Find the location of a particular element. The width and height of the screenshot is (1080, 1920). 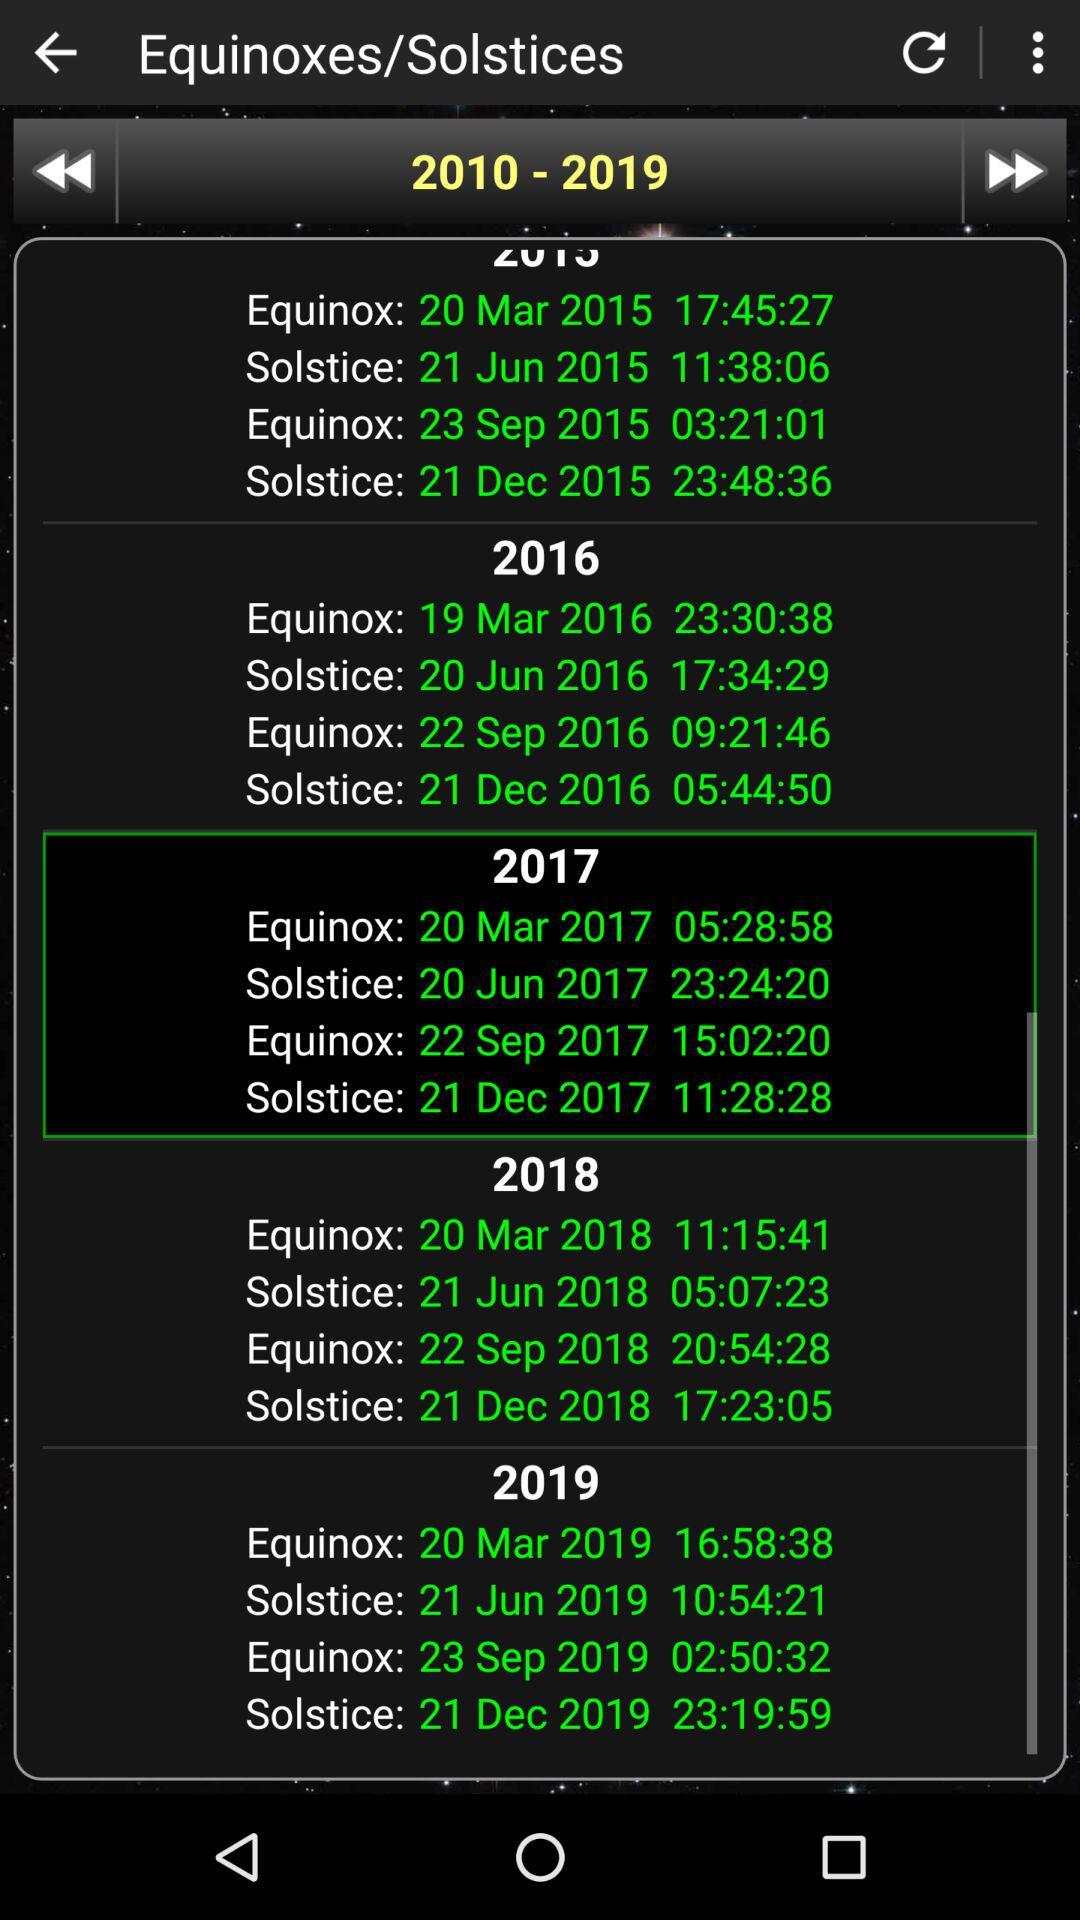

the icon above 2015 app is located at coordinates (540, 171).